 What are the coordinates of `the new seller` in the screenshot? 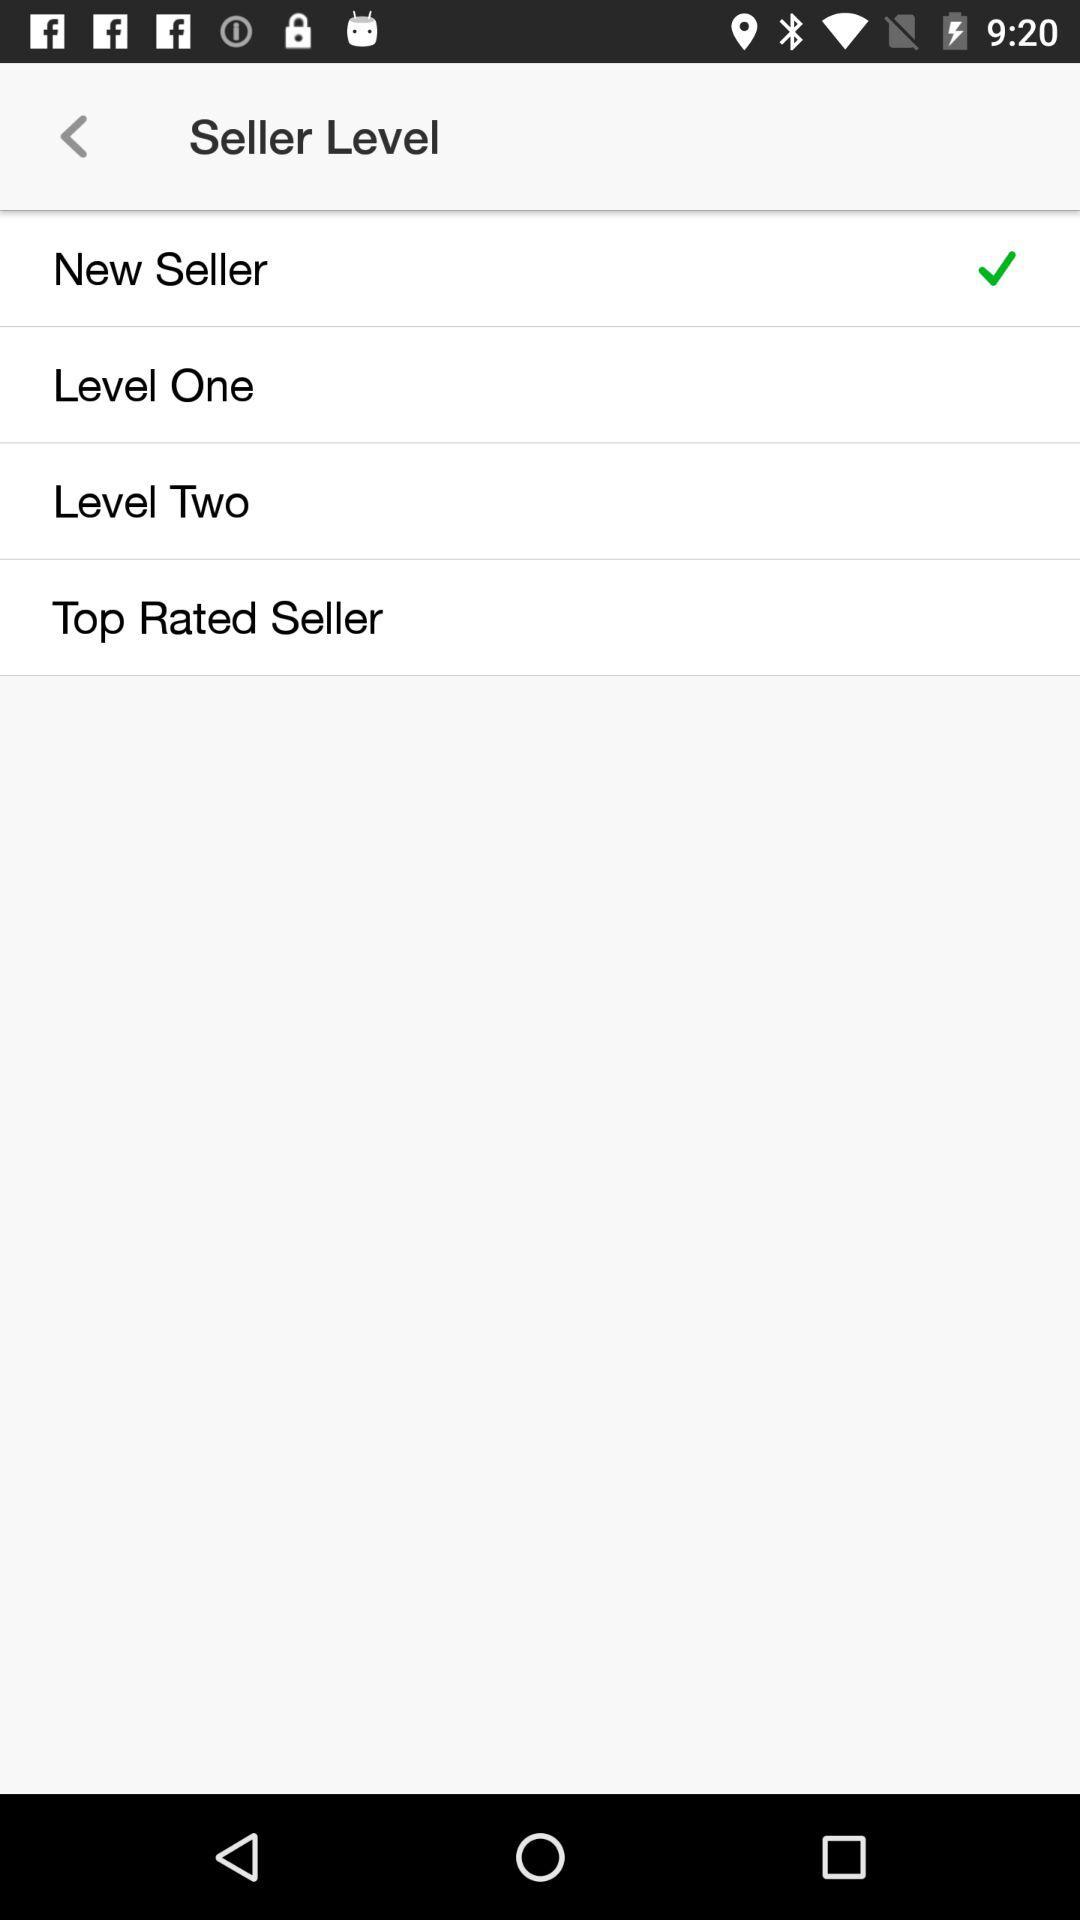 It's located at (472, 267).